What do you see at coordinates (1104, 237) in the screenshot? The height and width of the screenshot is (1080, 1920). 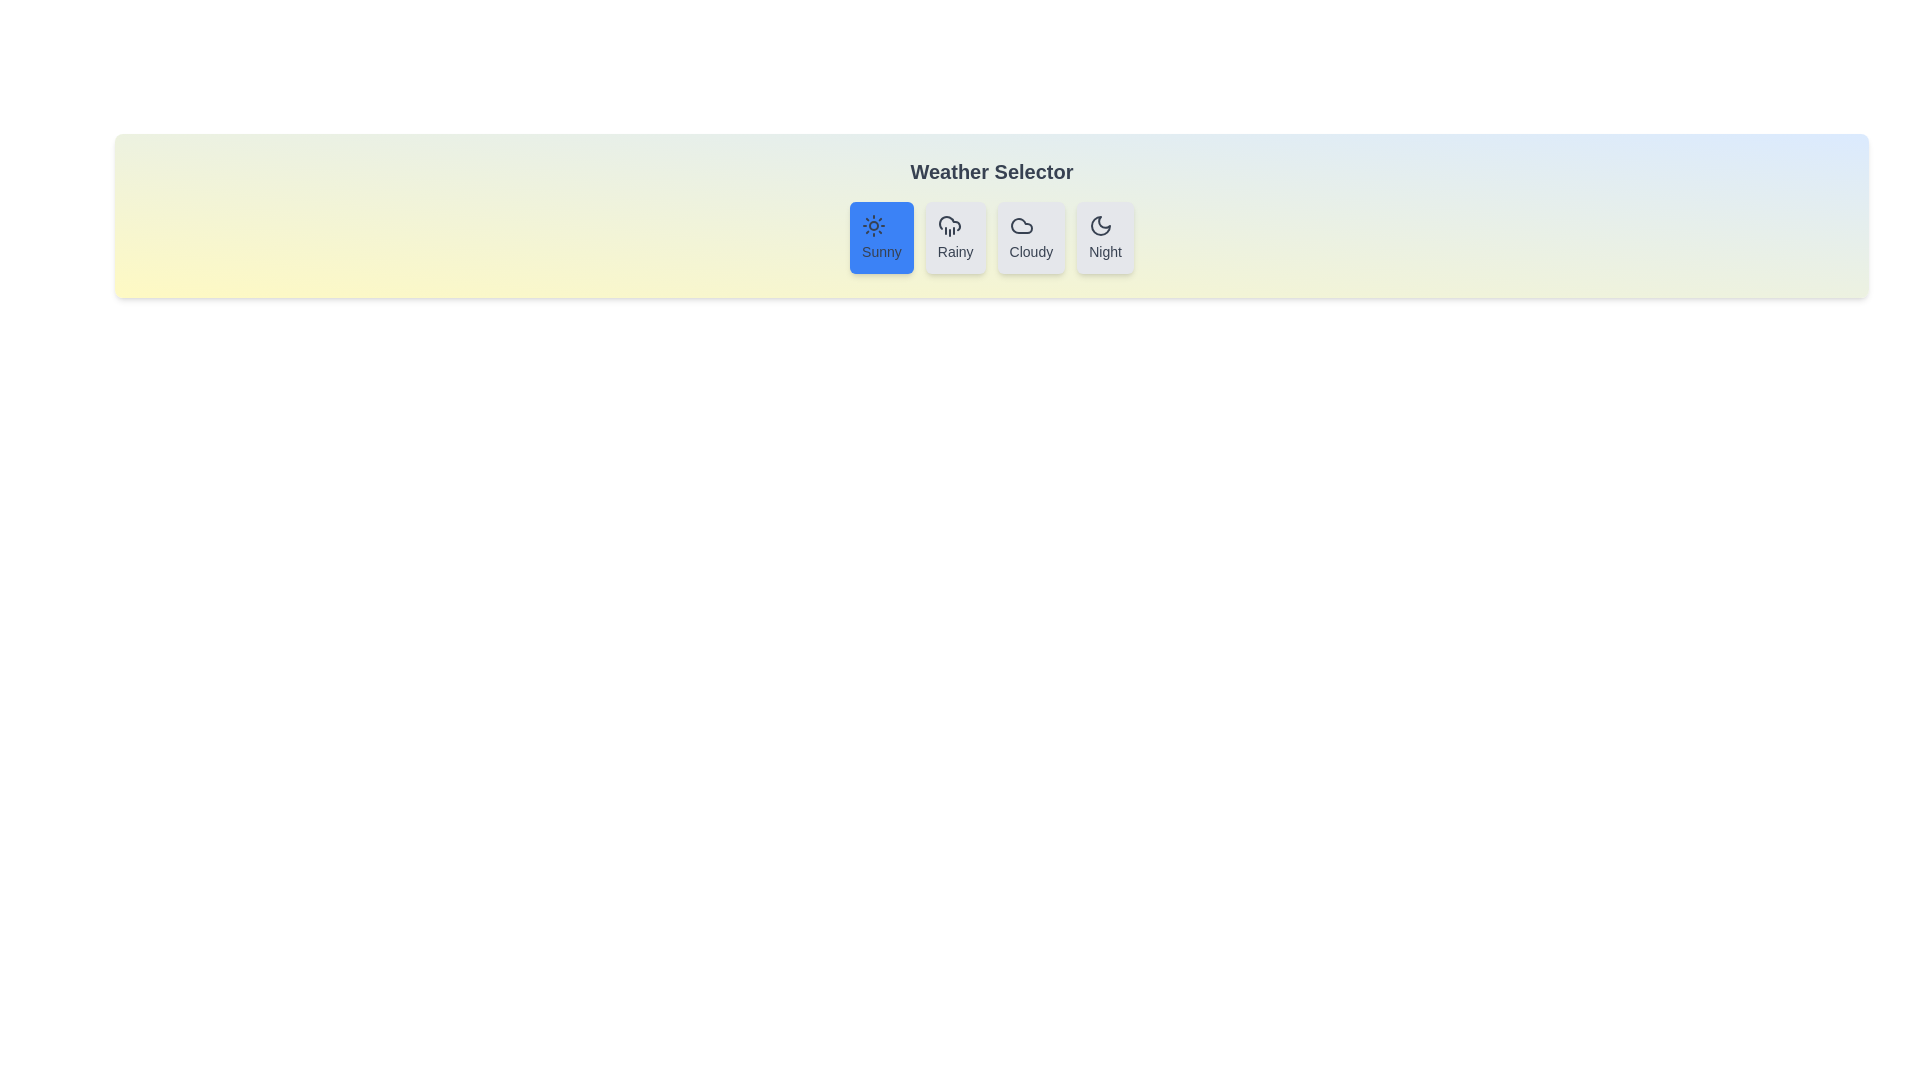 I see `the weather button labeled Night to experience the hover effect` at bounding box center [1104, 237].